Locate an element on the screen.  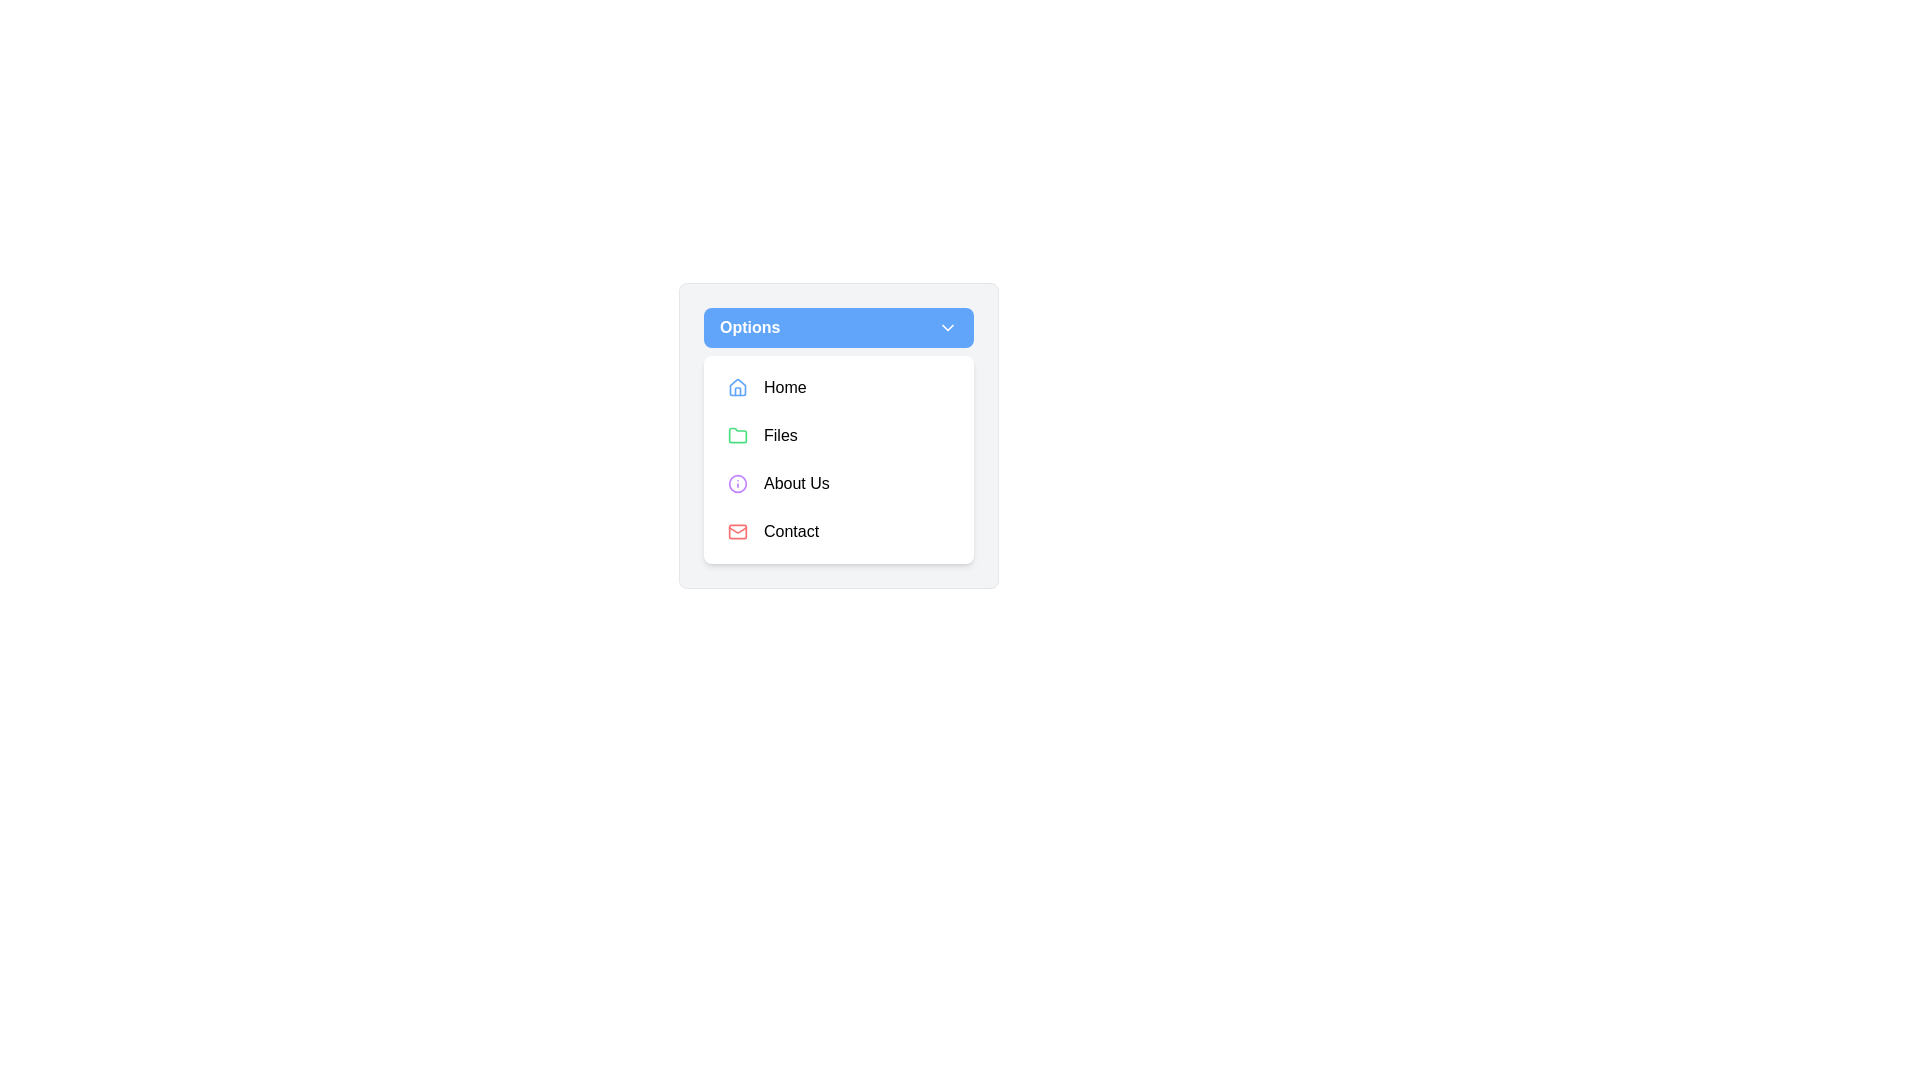
the 'Home' button located directly below the section header 'Options' in the vertical menu list for keyboard navigation is located at coordinates (839, 388).